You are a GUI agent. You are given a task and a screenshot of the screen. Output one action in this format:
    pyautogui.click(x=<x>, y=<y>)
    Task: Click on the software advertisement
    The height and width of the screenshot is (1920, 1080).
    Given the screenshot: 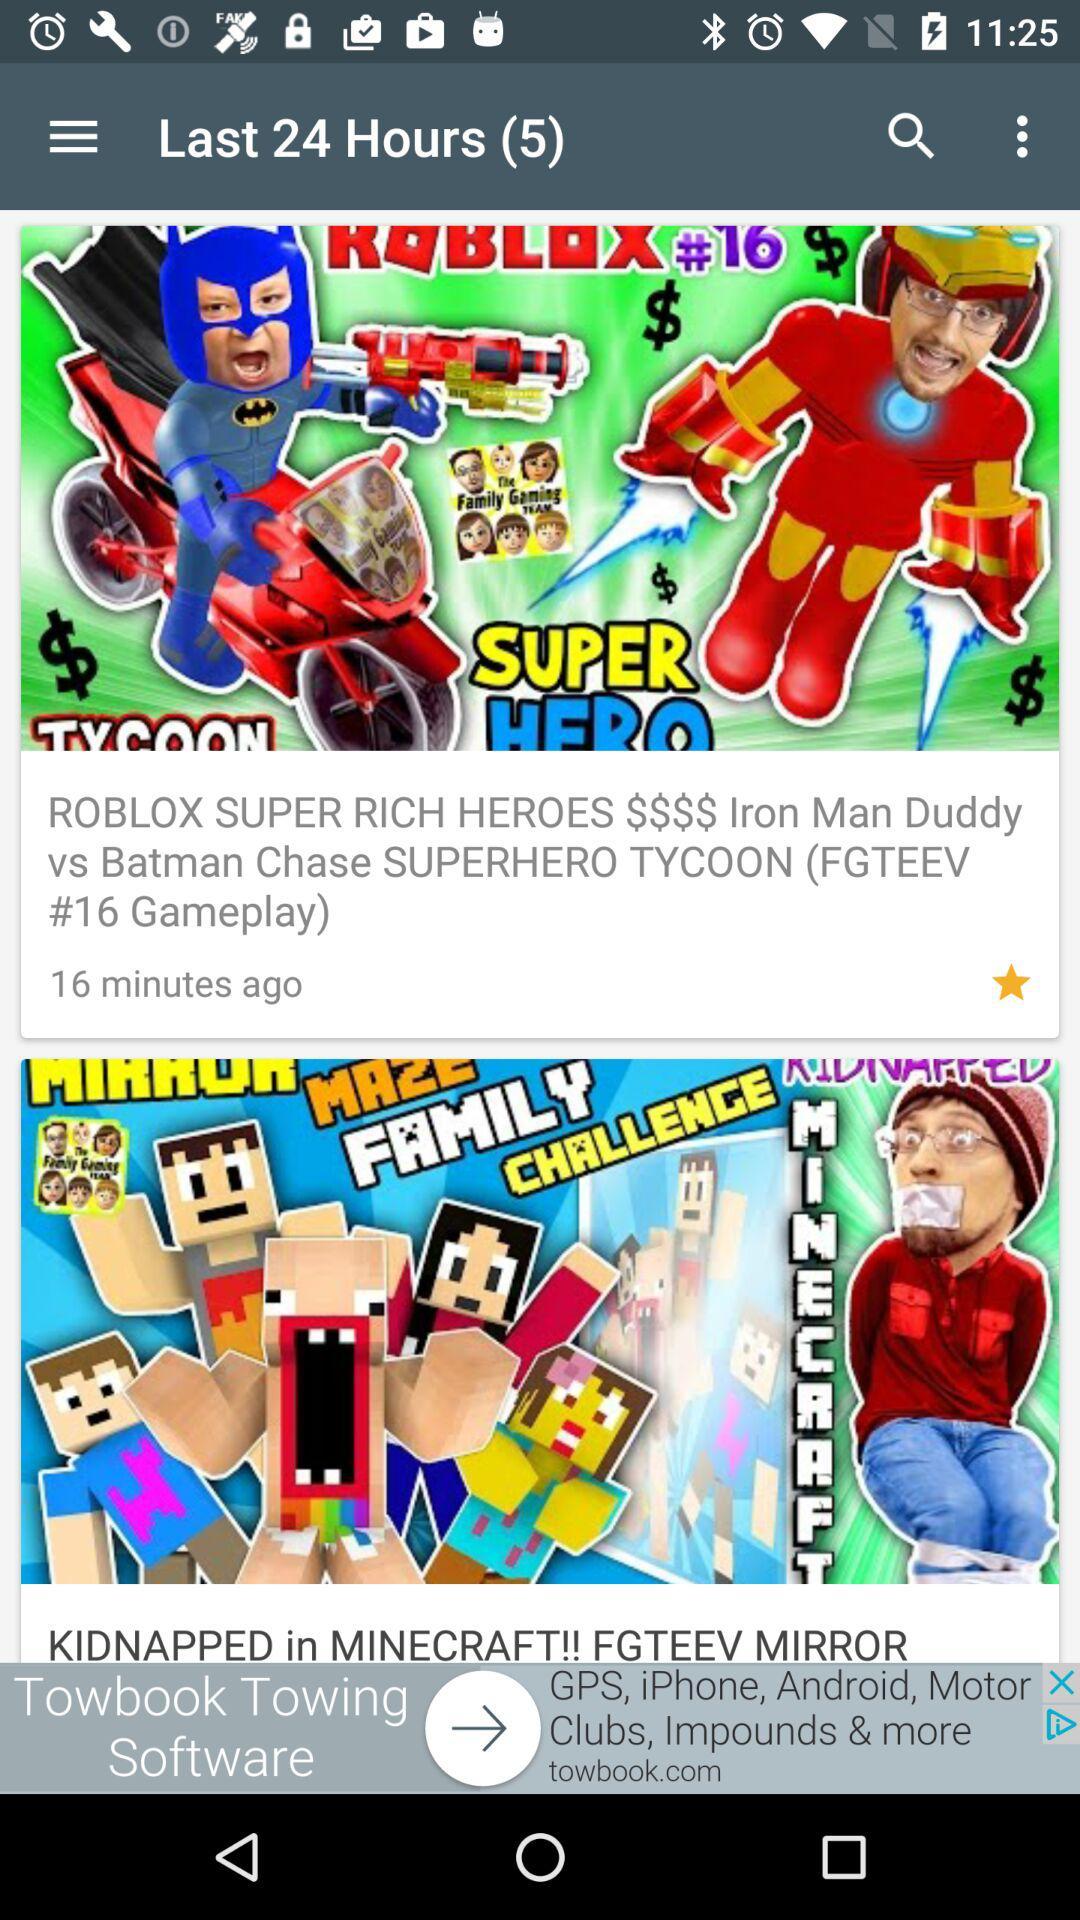 What is the action you would take?
    pyautogui.click(x=540, y=1727)
    